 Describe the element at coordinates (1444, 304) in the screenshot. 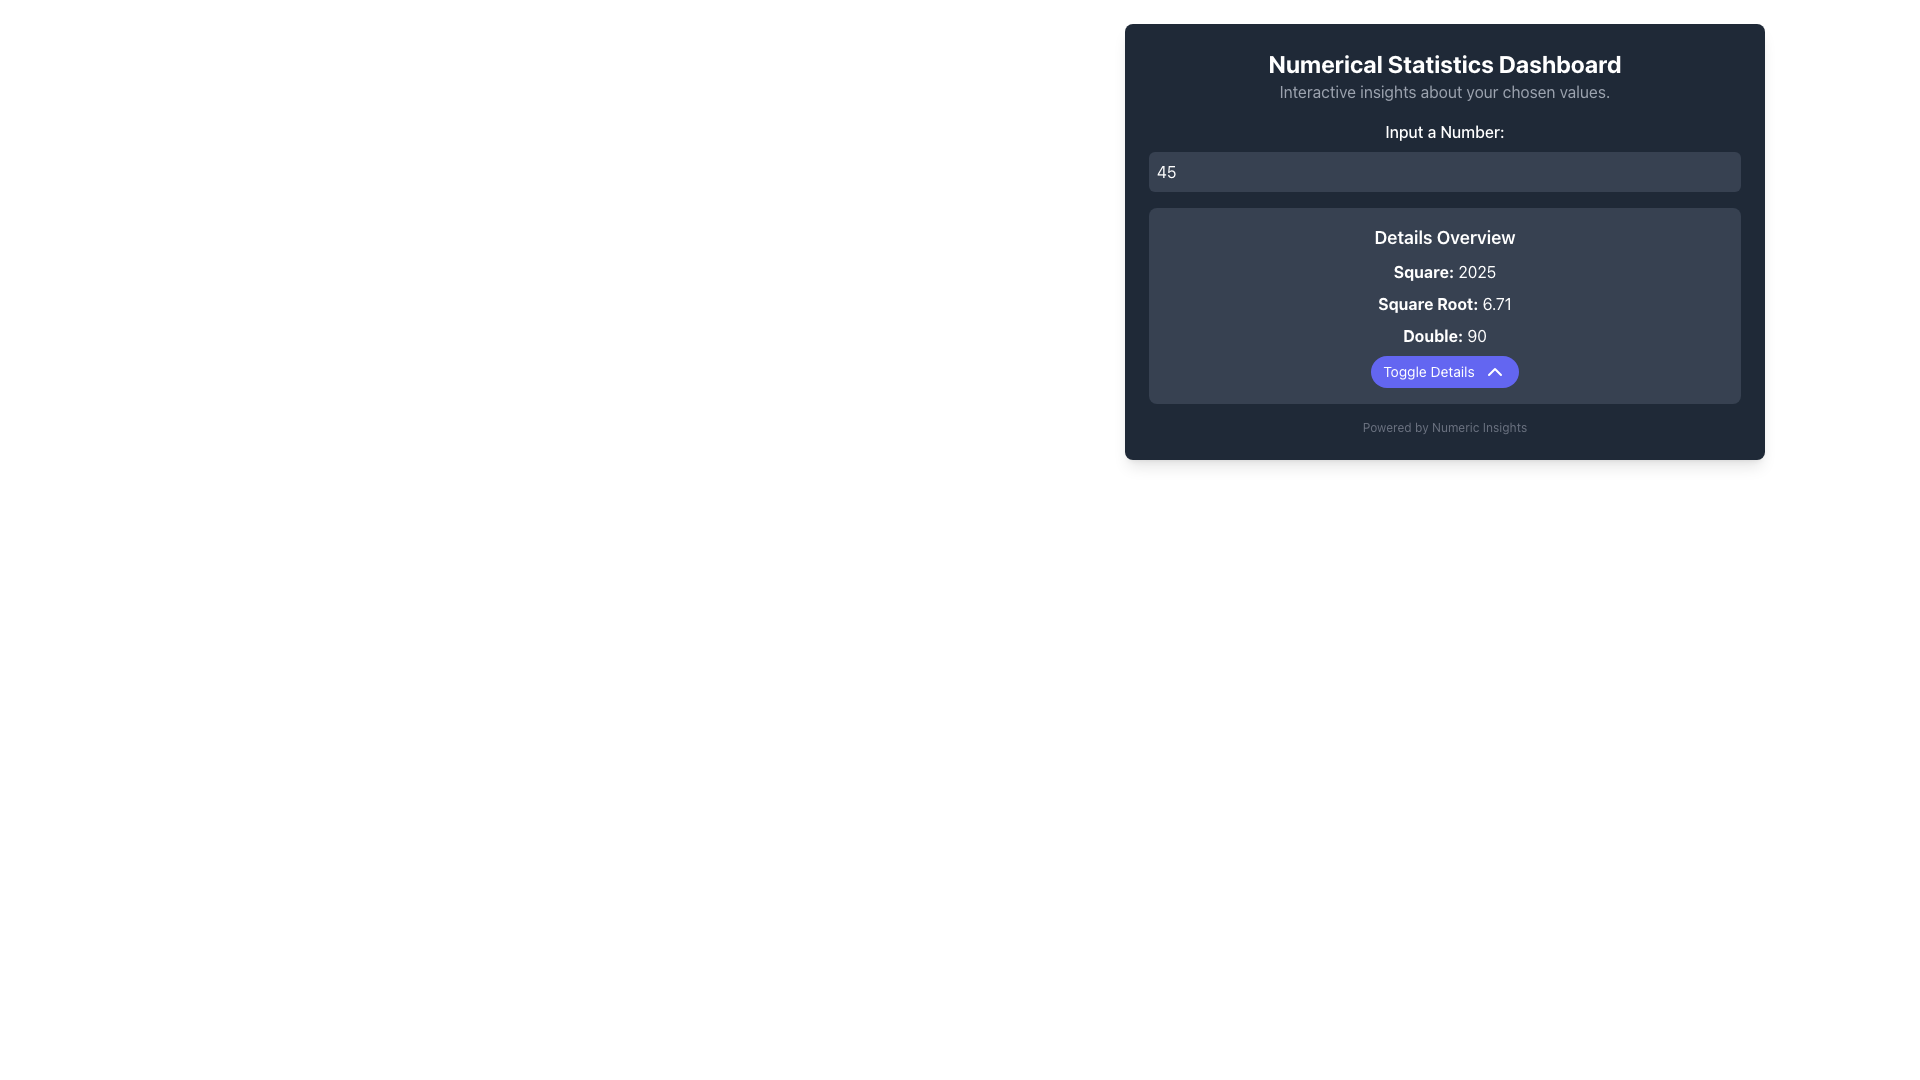

I see `the static text block displaying computed statistics, including 'Square: 2025', 'Square Root: 6.71', and 'Double: 90', located in the 'Details Overview' panel` at that location.